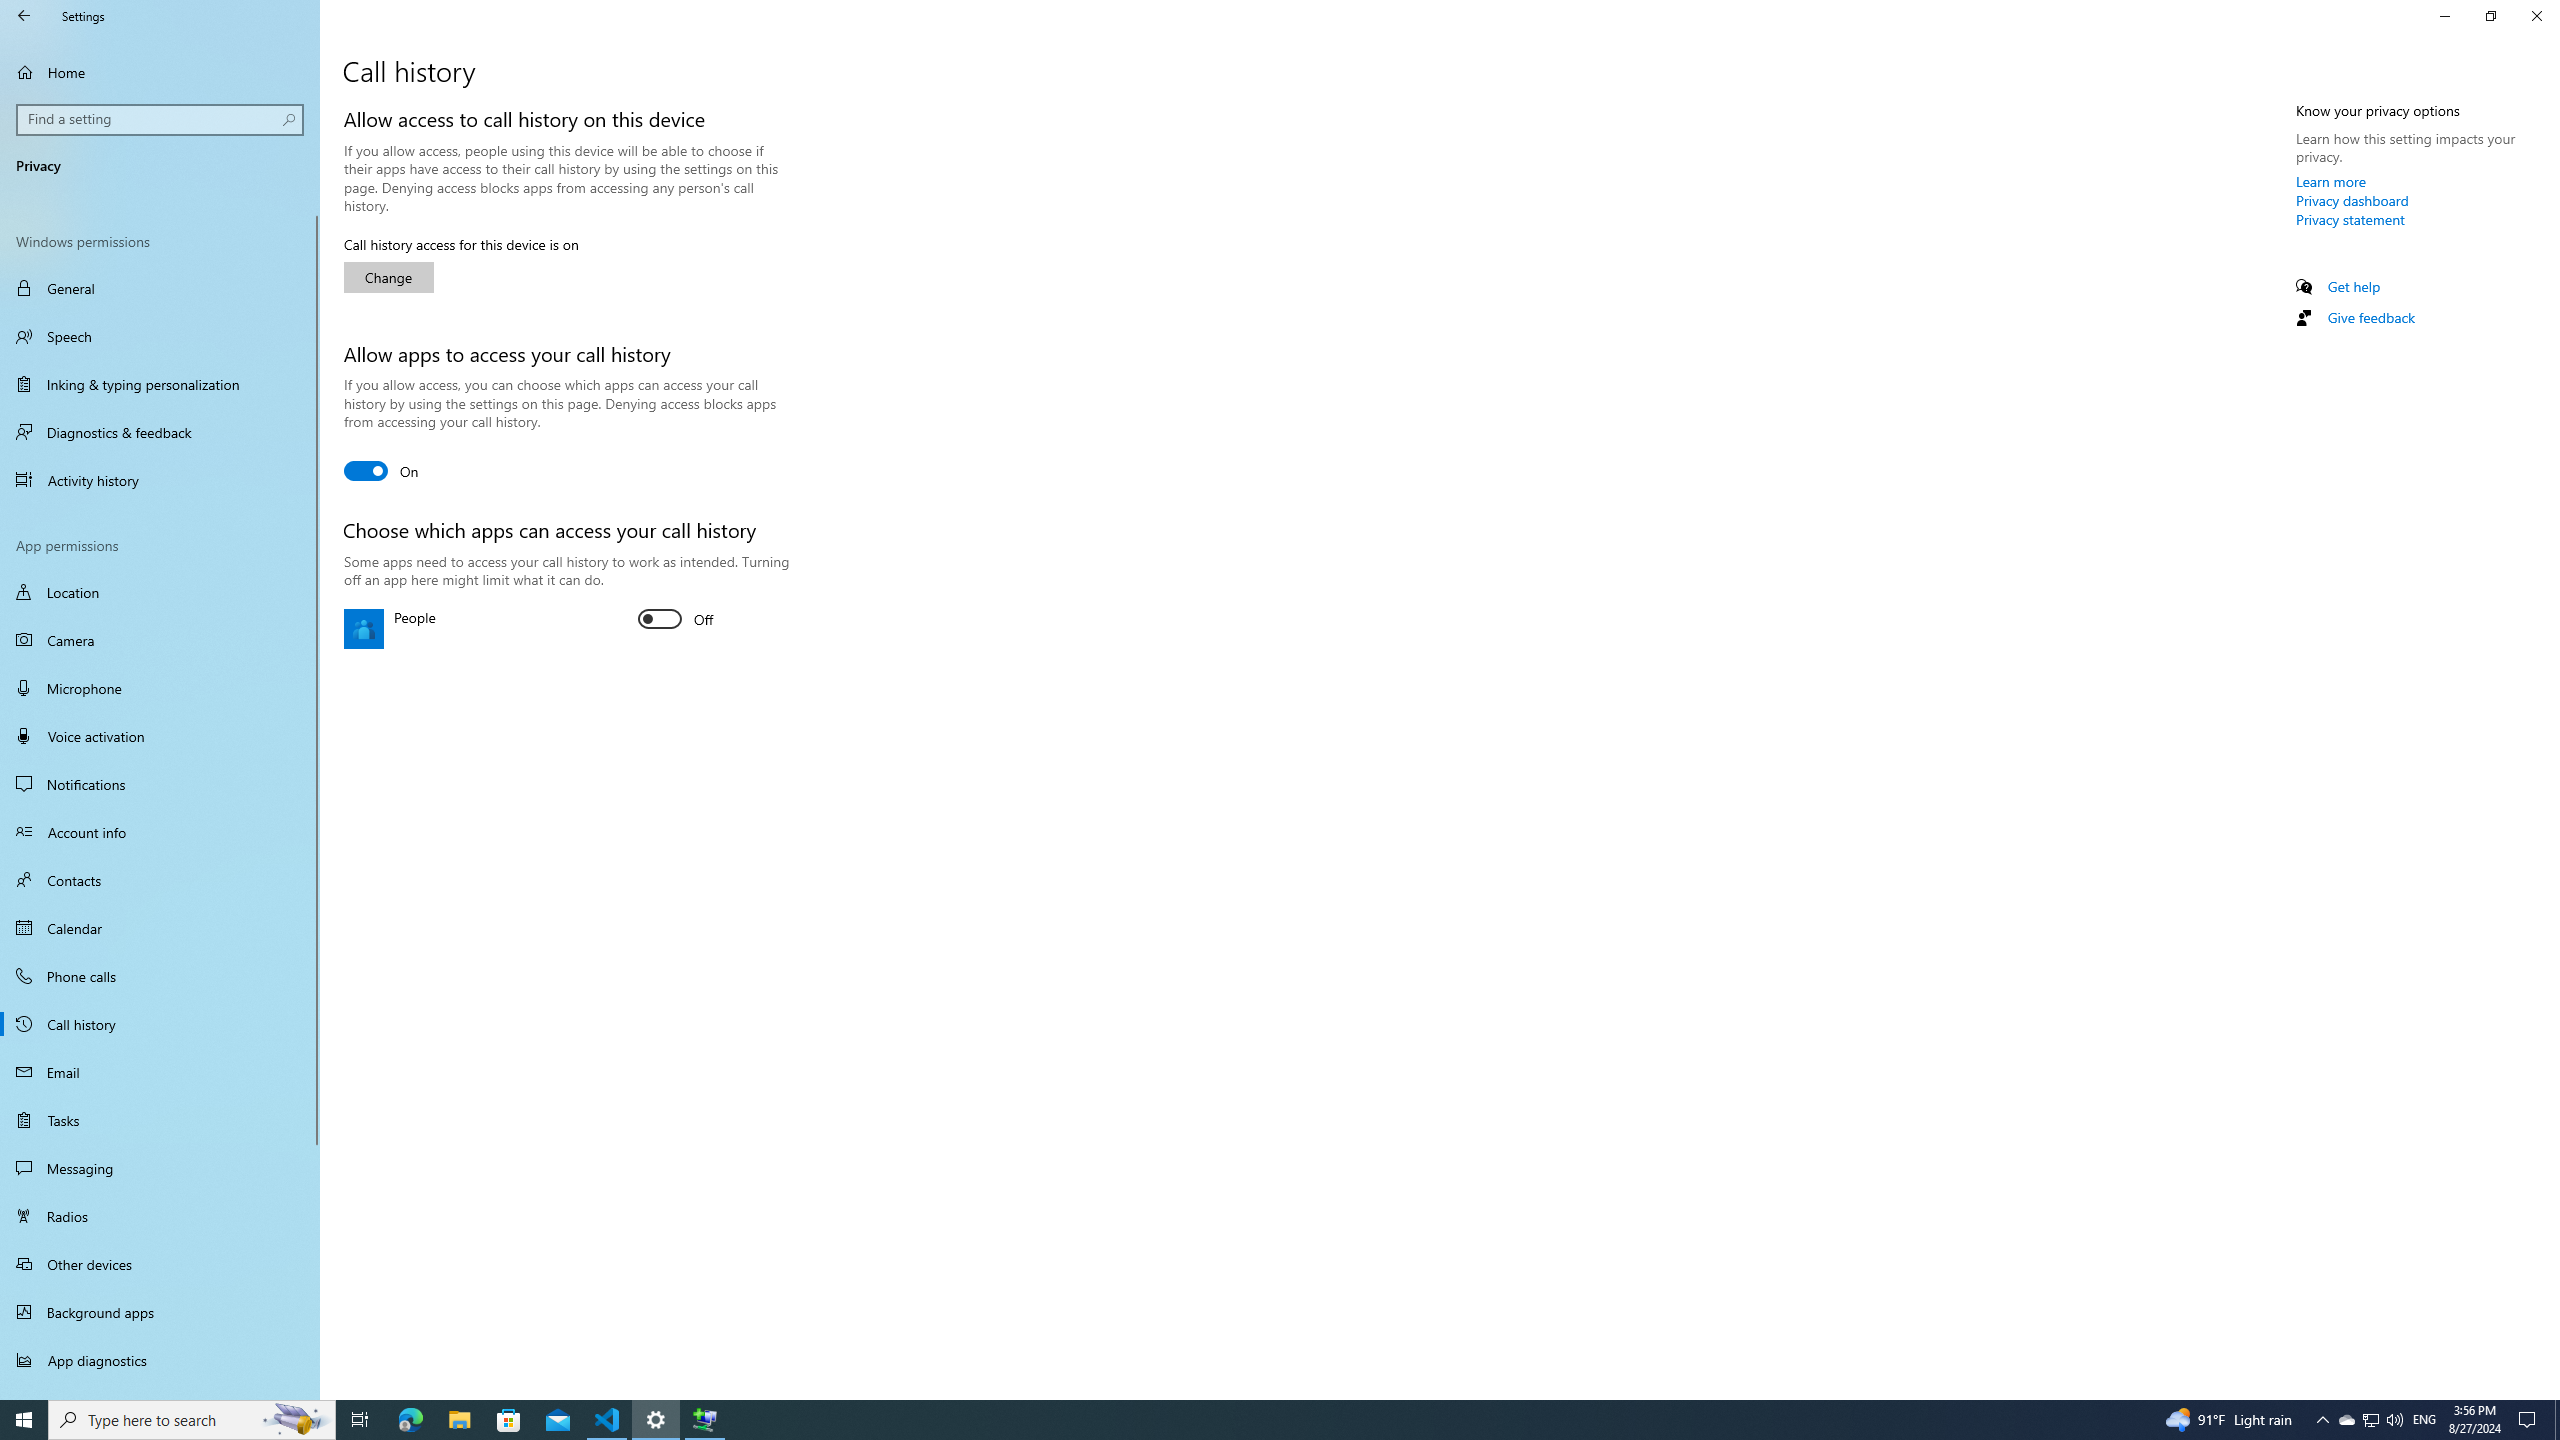 This screenshot has height=1440, width=2560. I want to click on 'Other devices', so click(159, 1263).